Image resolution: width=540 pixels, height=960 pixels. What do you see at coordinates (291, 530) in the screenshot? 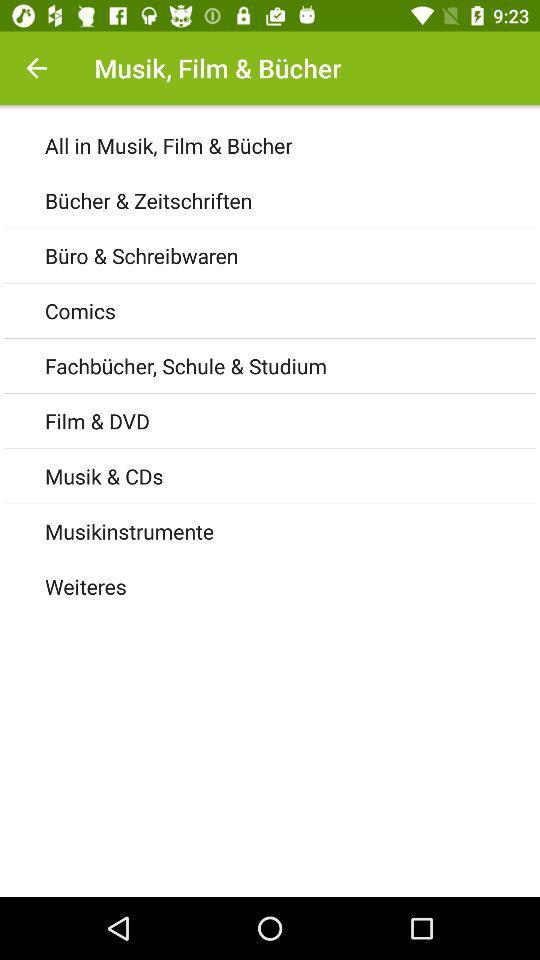
I see `musikinstrumente` at bounding box center [291, 530].